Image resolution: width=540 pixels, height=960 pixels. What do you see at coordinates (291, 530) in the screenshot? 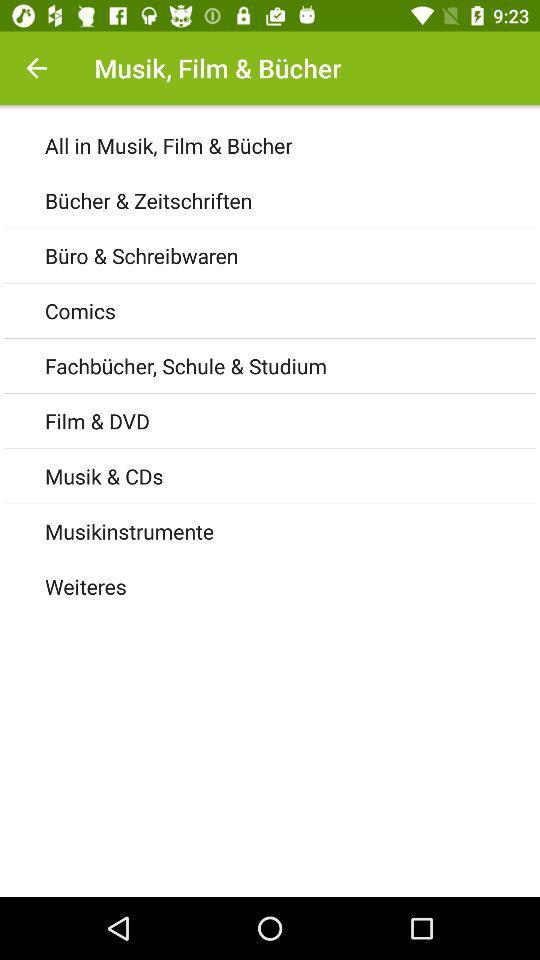
I see `musikinstrumente` at bounding box center [291, 530].